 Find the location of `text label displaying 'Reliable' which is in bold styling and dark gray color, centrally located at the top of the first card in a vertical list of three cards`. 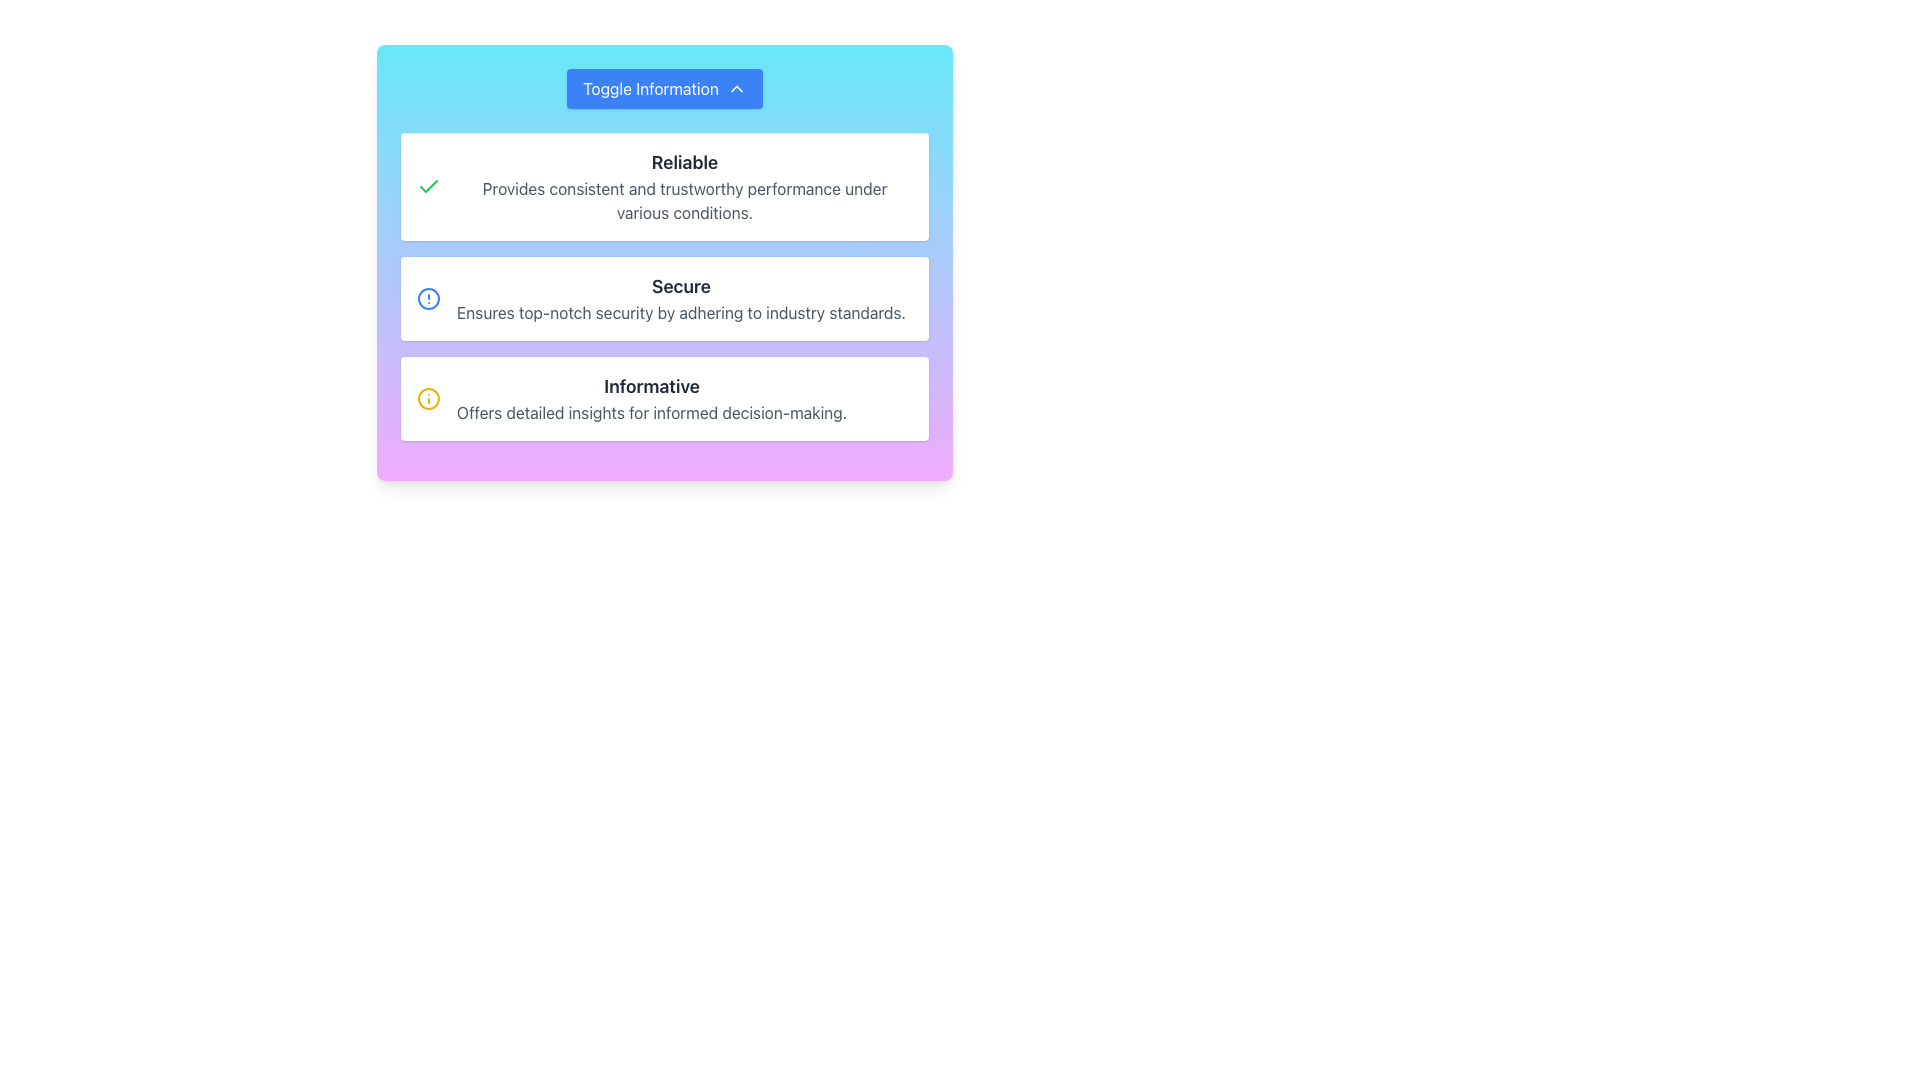

text label displaying 'Reliable' which is in bold styling and dark gray color, centrally located at the top of the first card in a vertical list of three cards is located at coordinates (685, 161).